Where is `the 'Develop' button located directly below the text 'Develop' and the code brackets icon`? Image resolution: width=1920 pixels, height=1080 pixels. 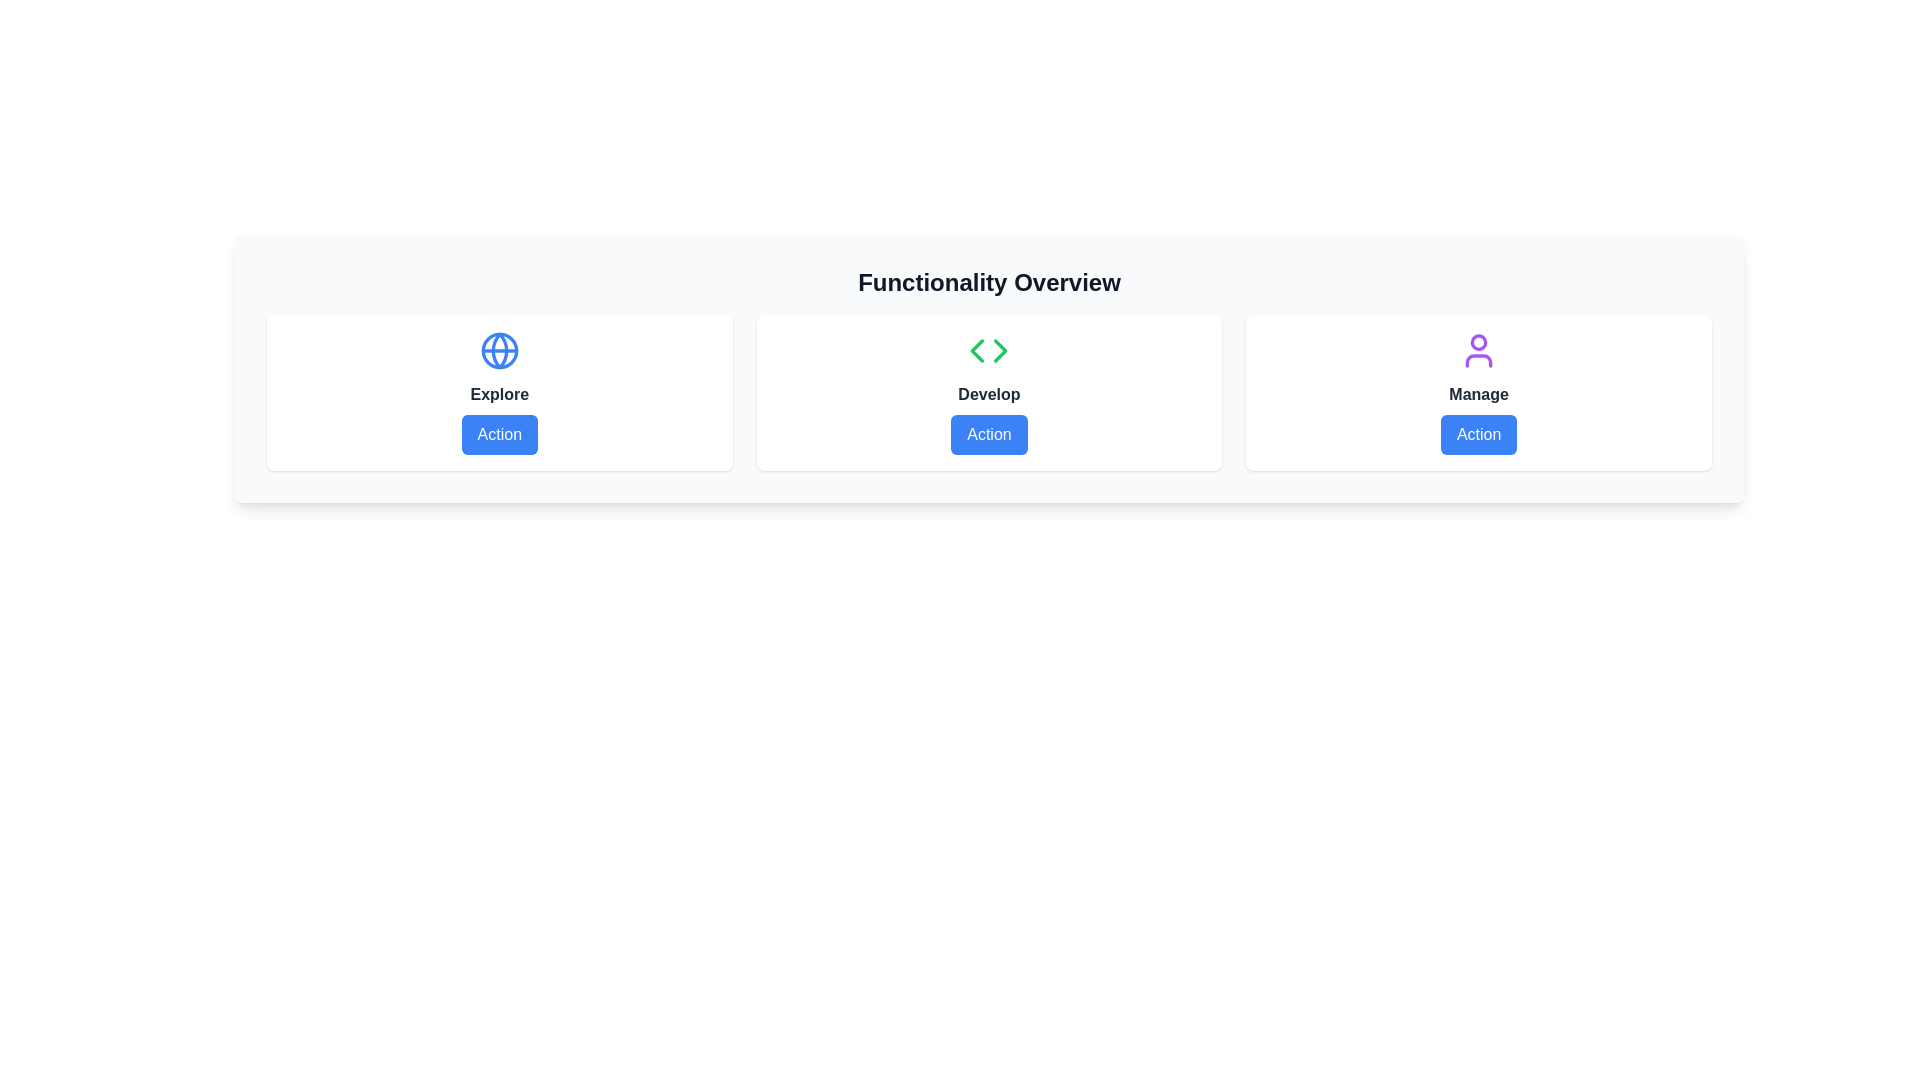 the 'Develop' button located directly below the text 'Develop' and the code brackets icon is located at coordinates (989, 434).